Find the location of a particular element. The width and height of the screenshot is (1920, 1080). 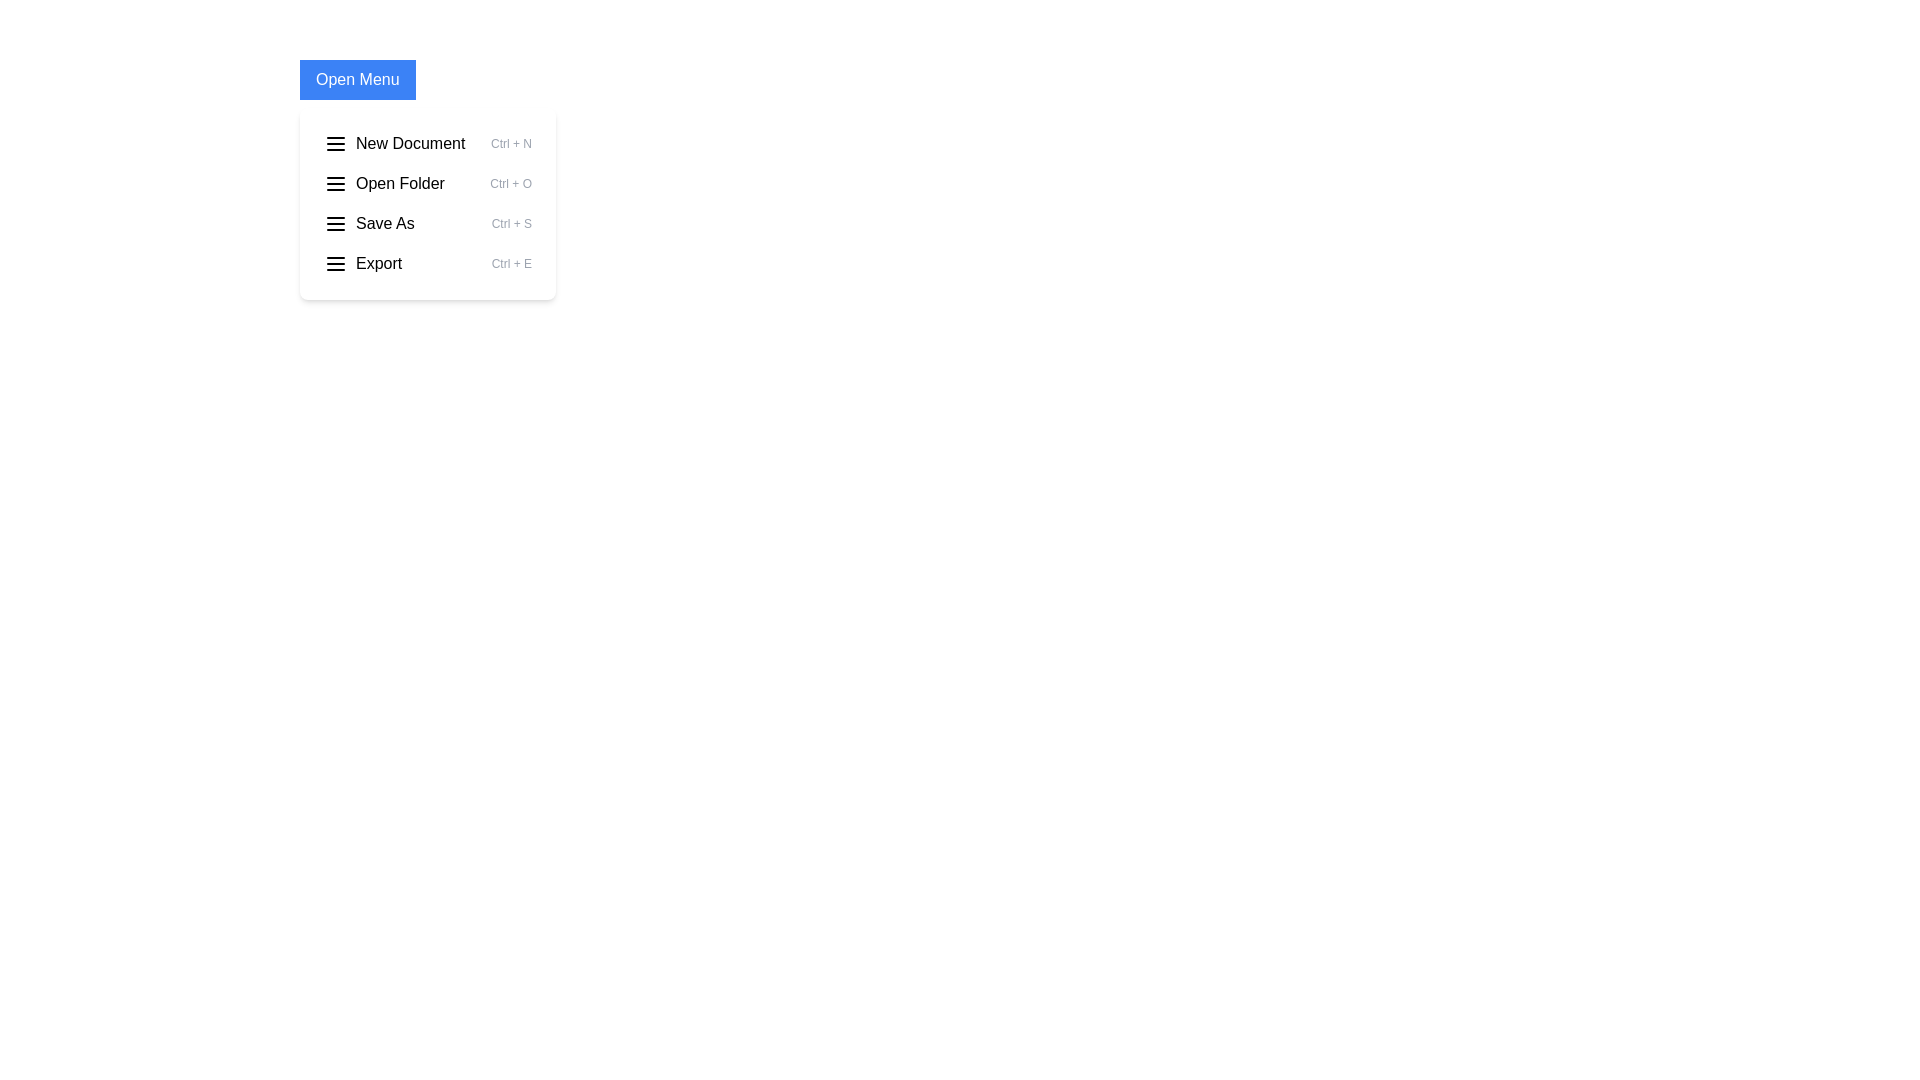

the 'Open Folder' text label in the vertical menu, which is the second item below 'New Document' and above 'Save As' is located at coordinates (400, 184).